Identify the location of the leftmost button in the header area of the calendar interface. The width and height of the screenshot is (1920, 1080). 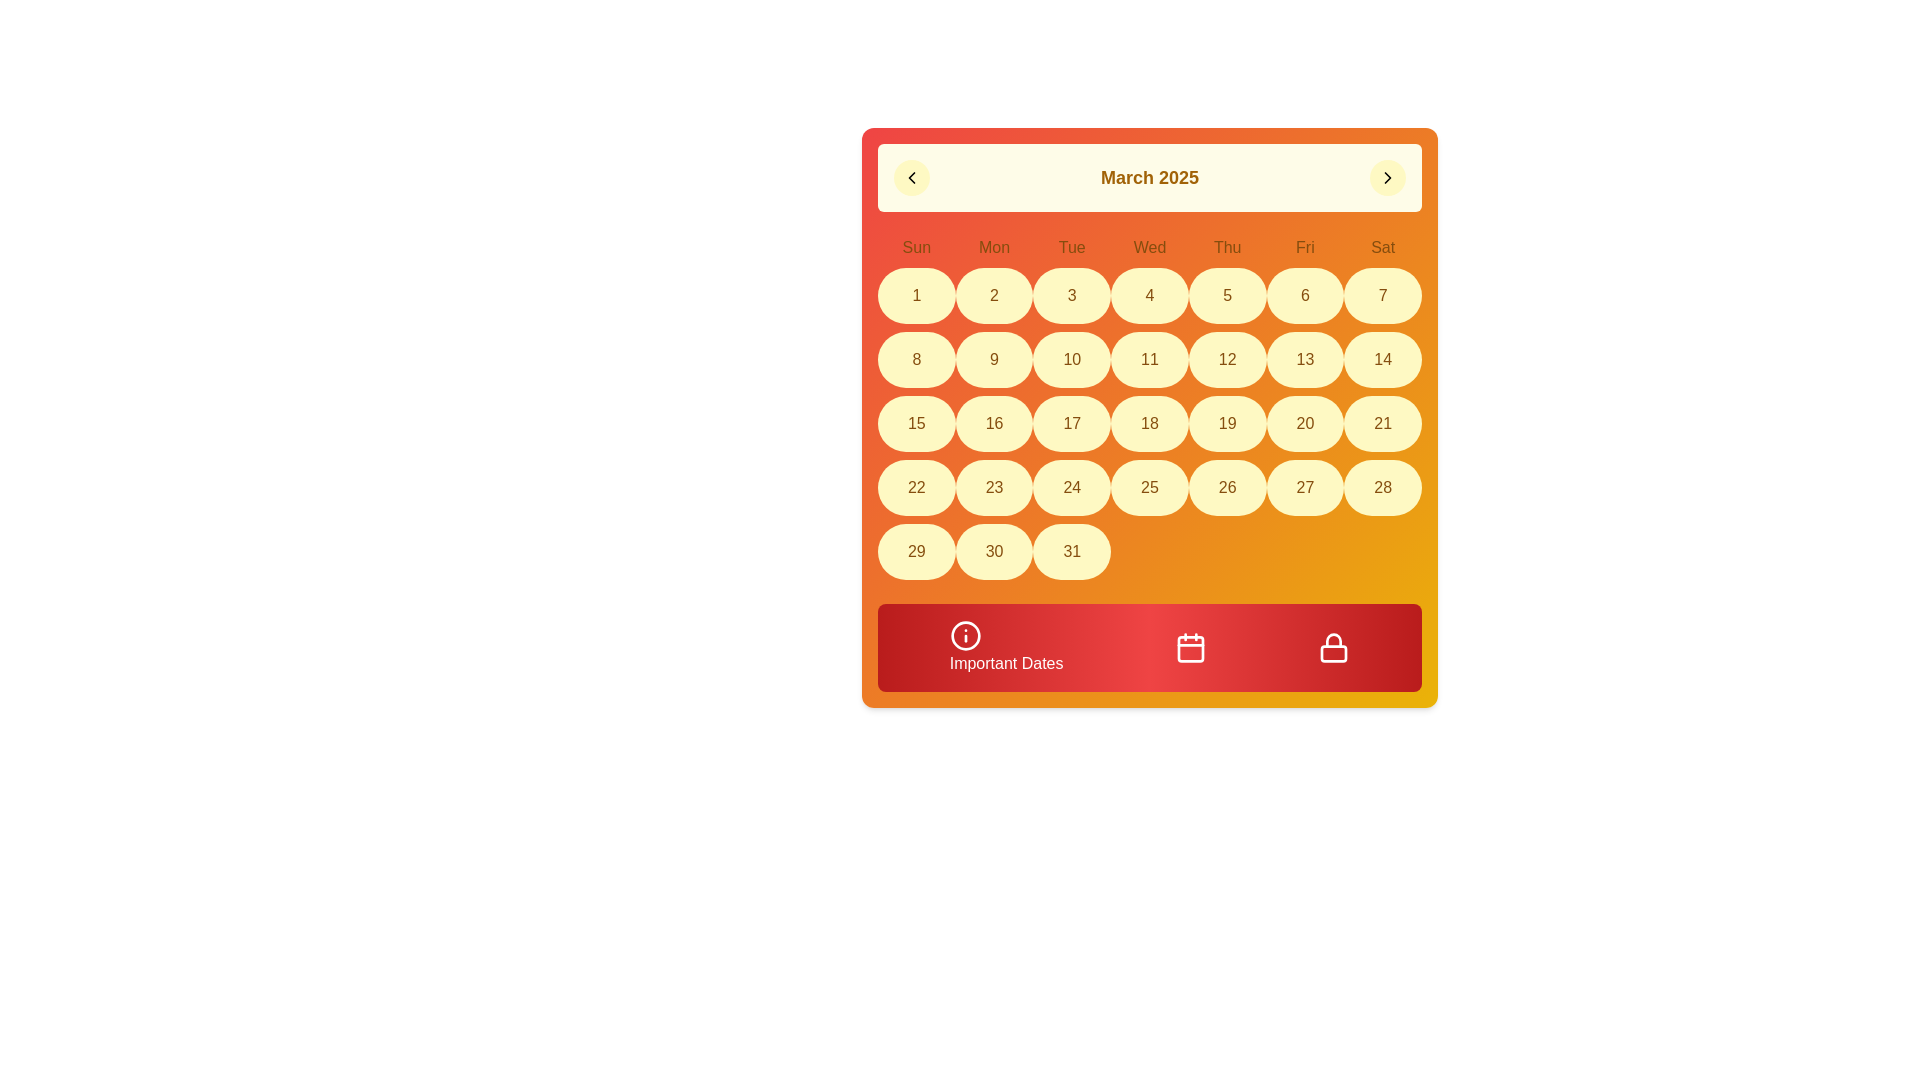
(911, 176).